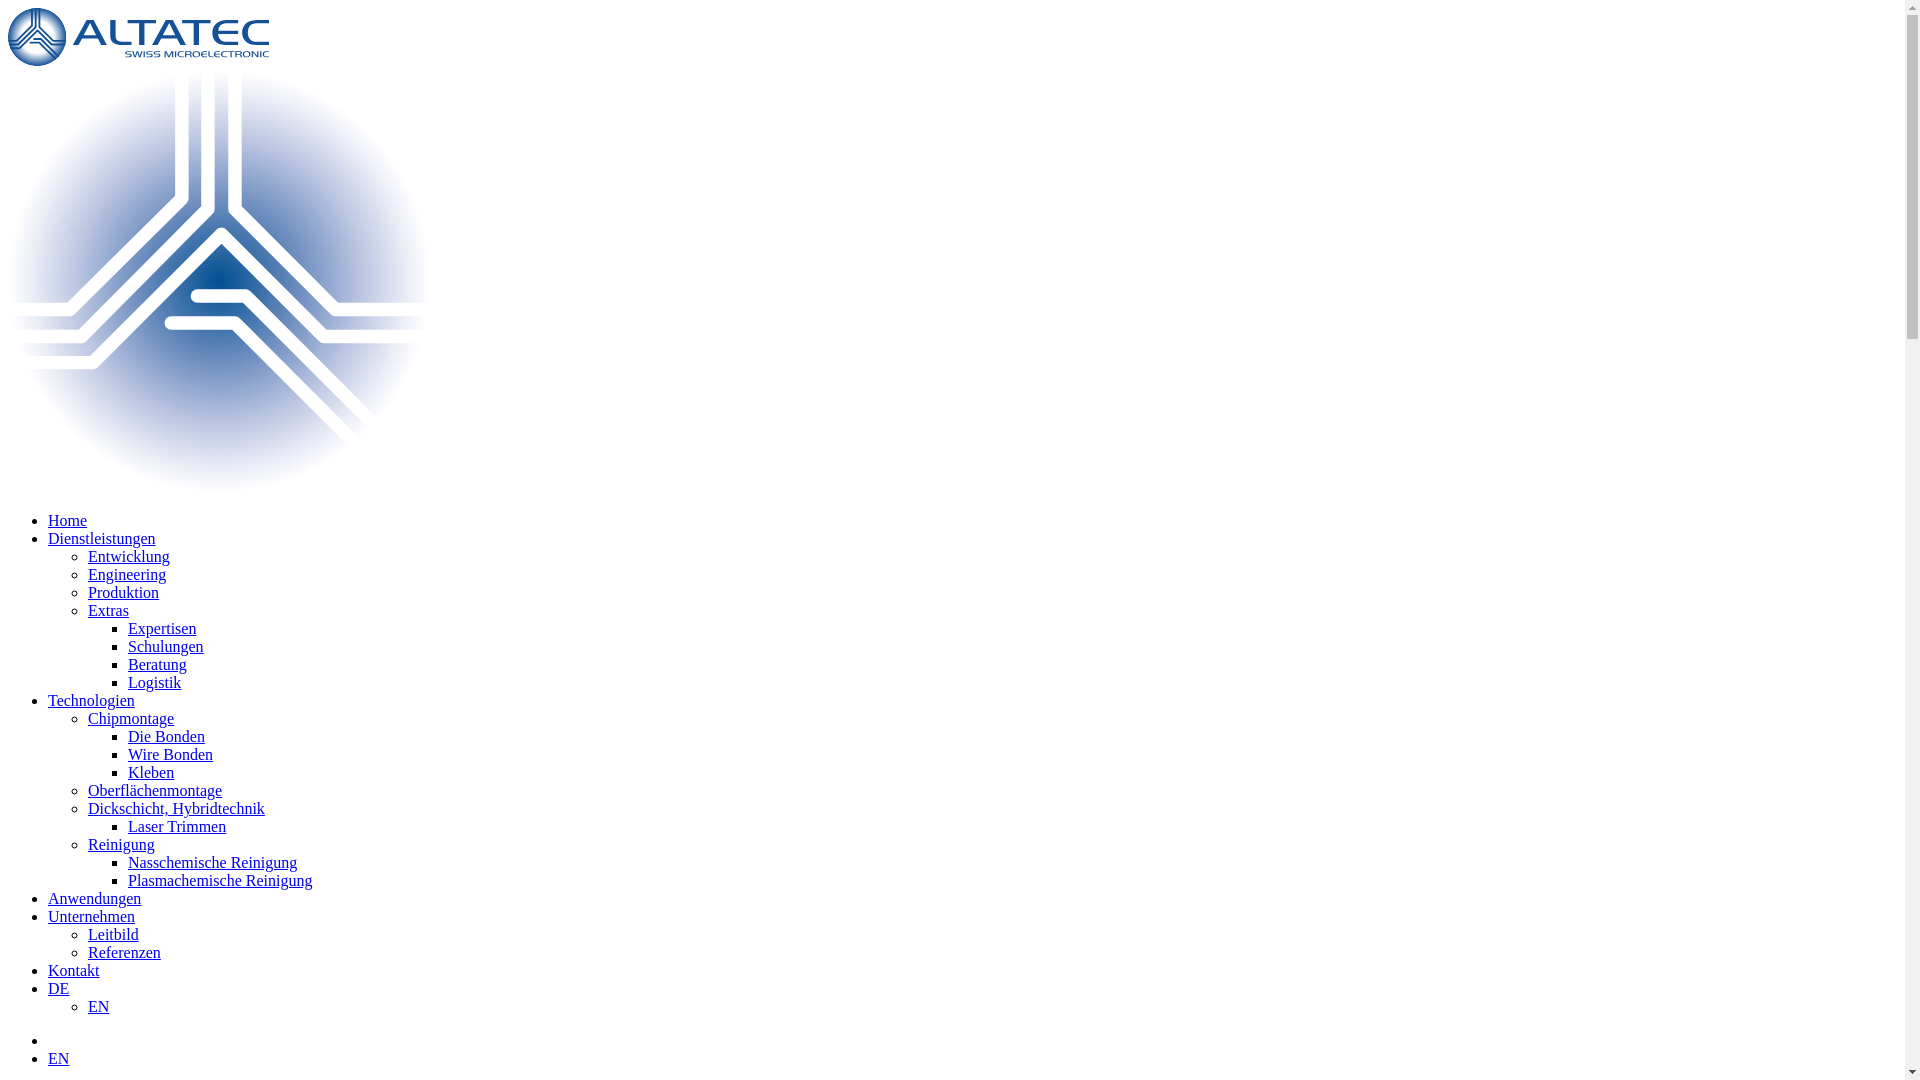  Describe the element at coordinates (120, 844) in the screenshot. I see `'Reinigung'` at that location.